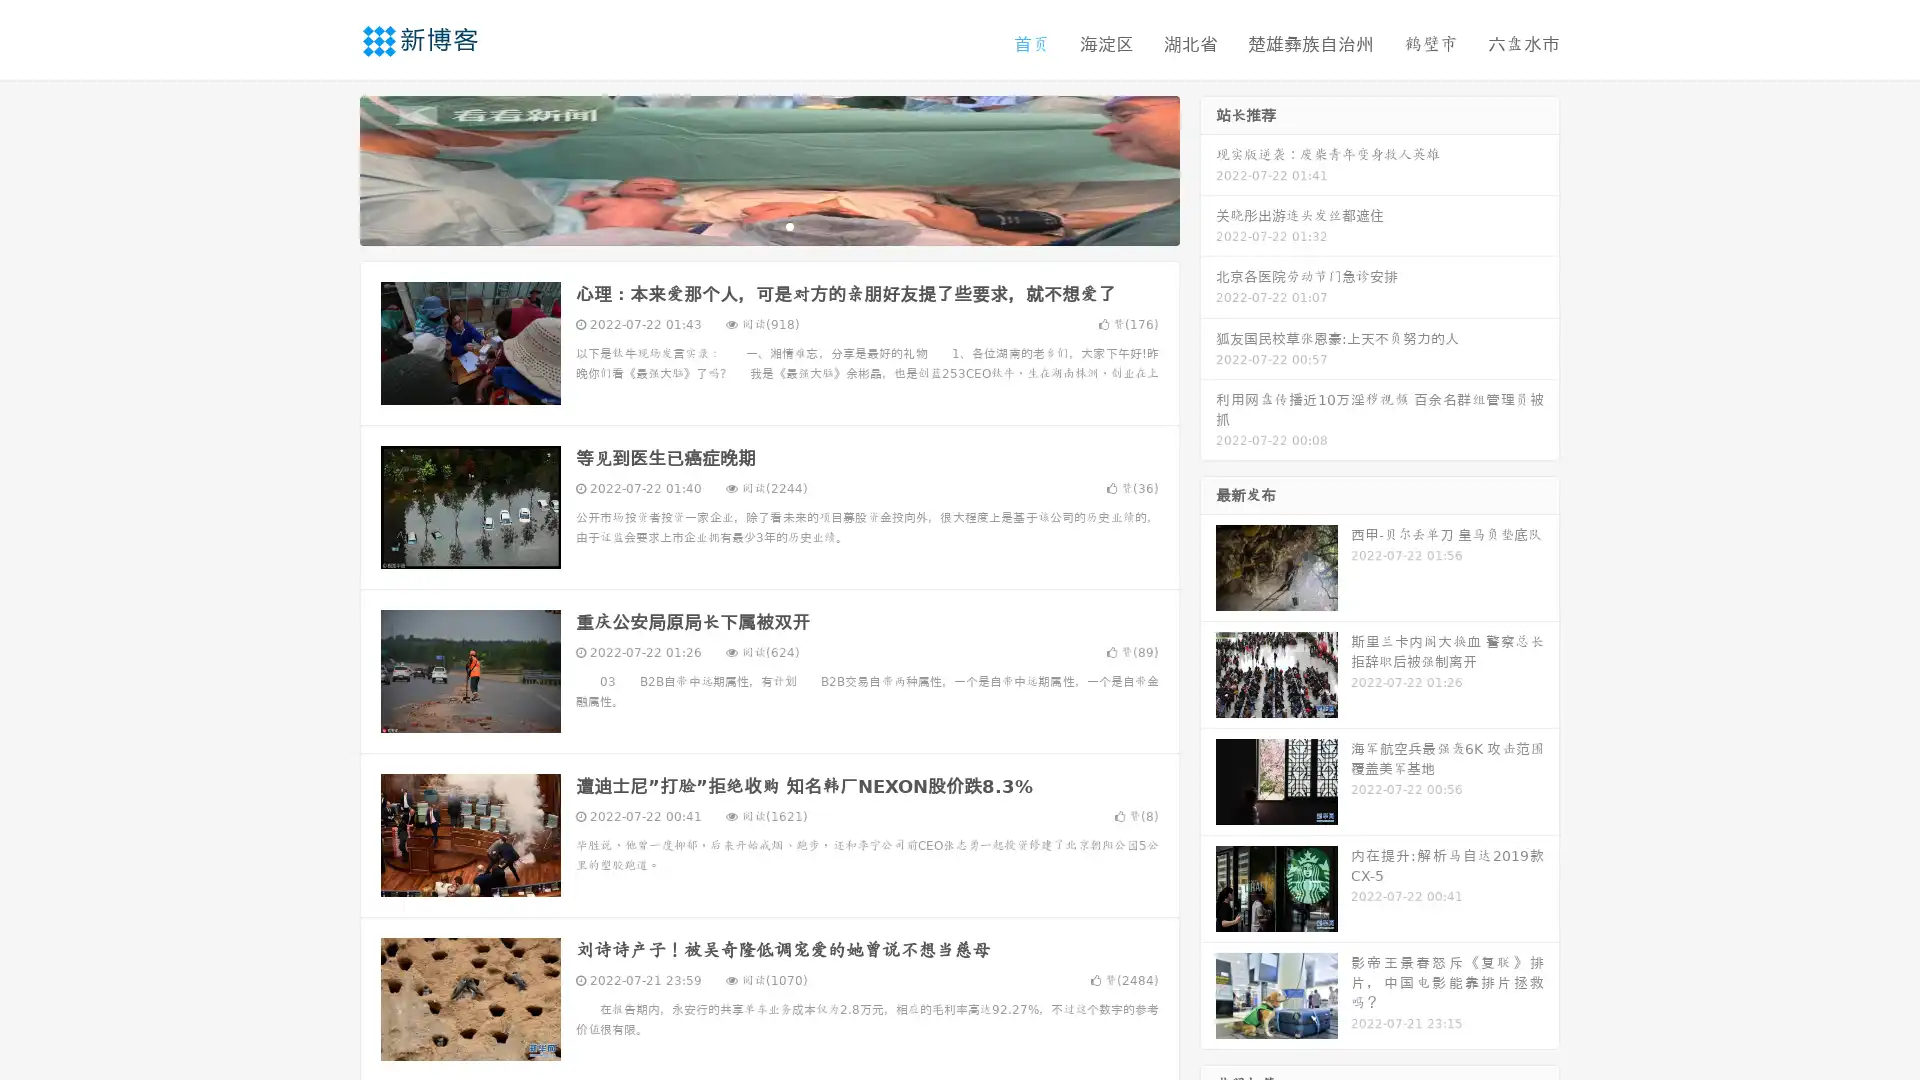 Image resolution: width=1920 pixels, height=1080 pixels. What do you see at coordinates (789, 225) in the screenshot?
I see `Go to slide 3` at bounding box center [789, 225].